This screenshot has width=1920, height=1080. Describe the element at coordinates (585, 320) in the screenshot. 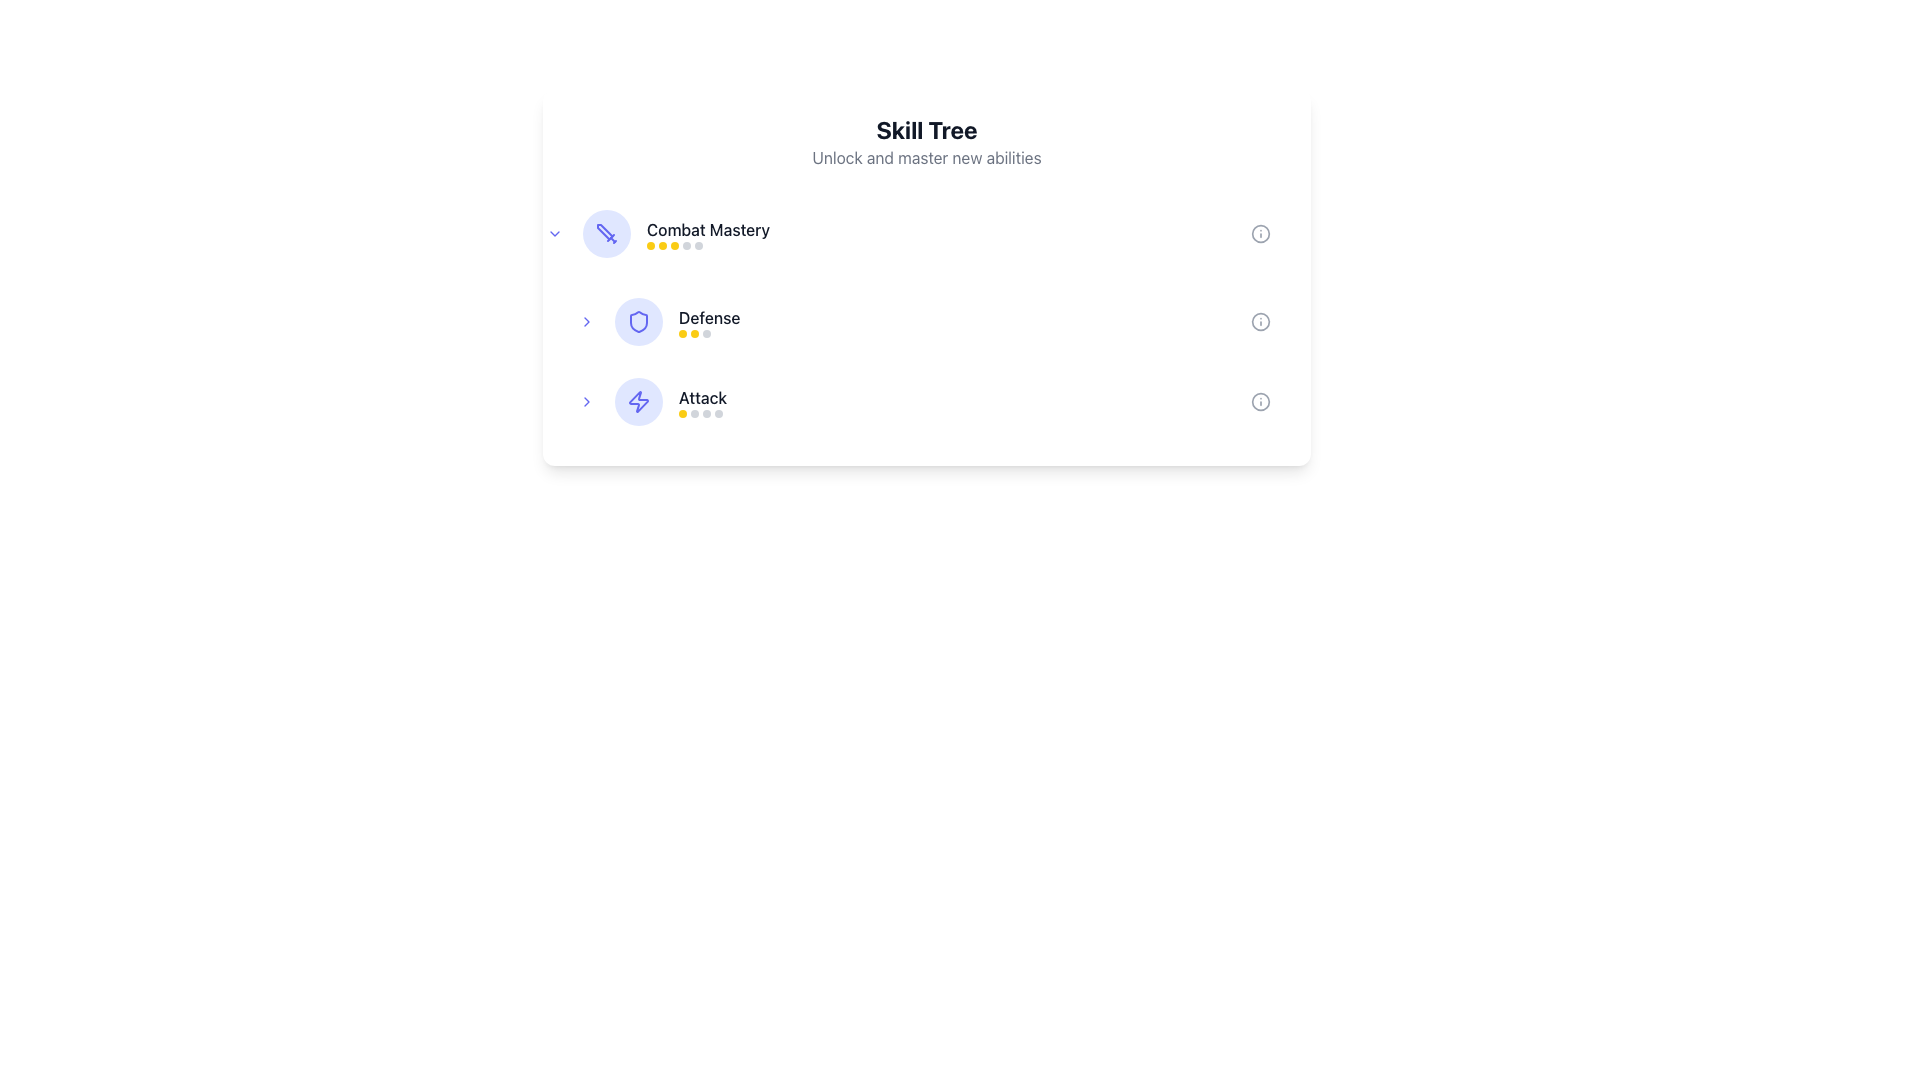

I see `the interactive button with an arrow icon located to the left of the 'Defense' text label` at that location.